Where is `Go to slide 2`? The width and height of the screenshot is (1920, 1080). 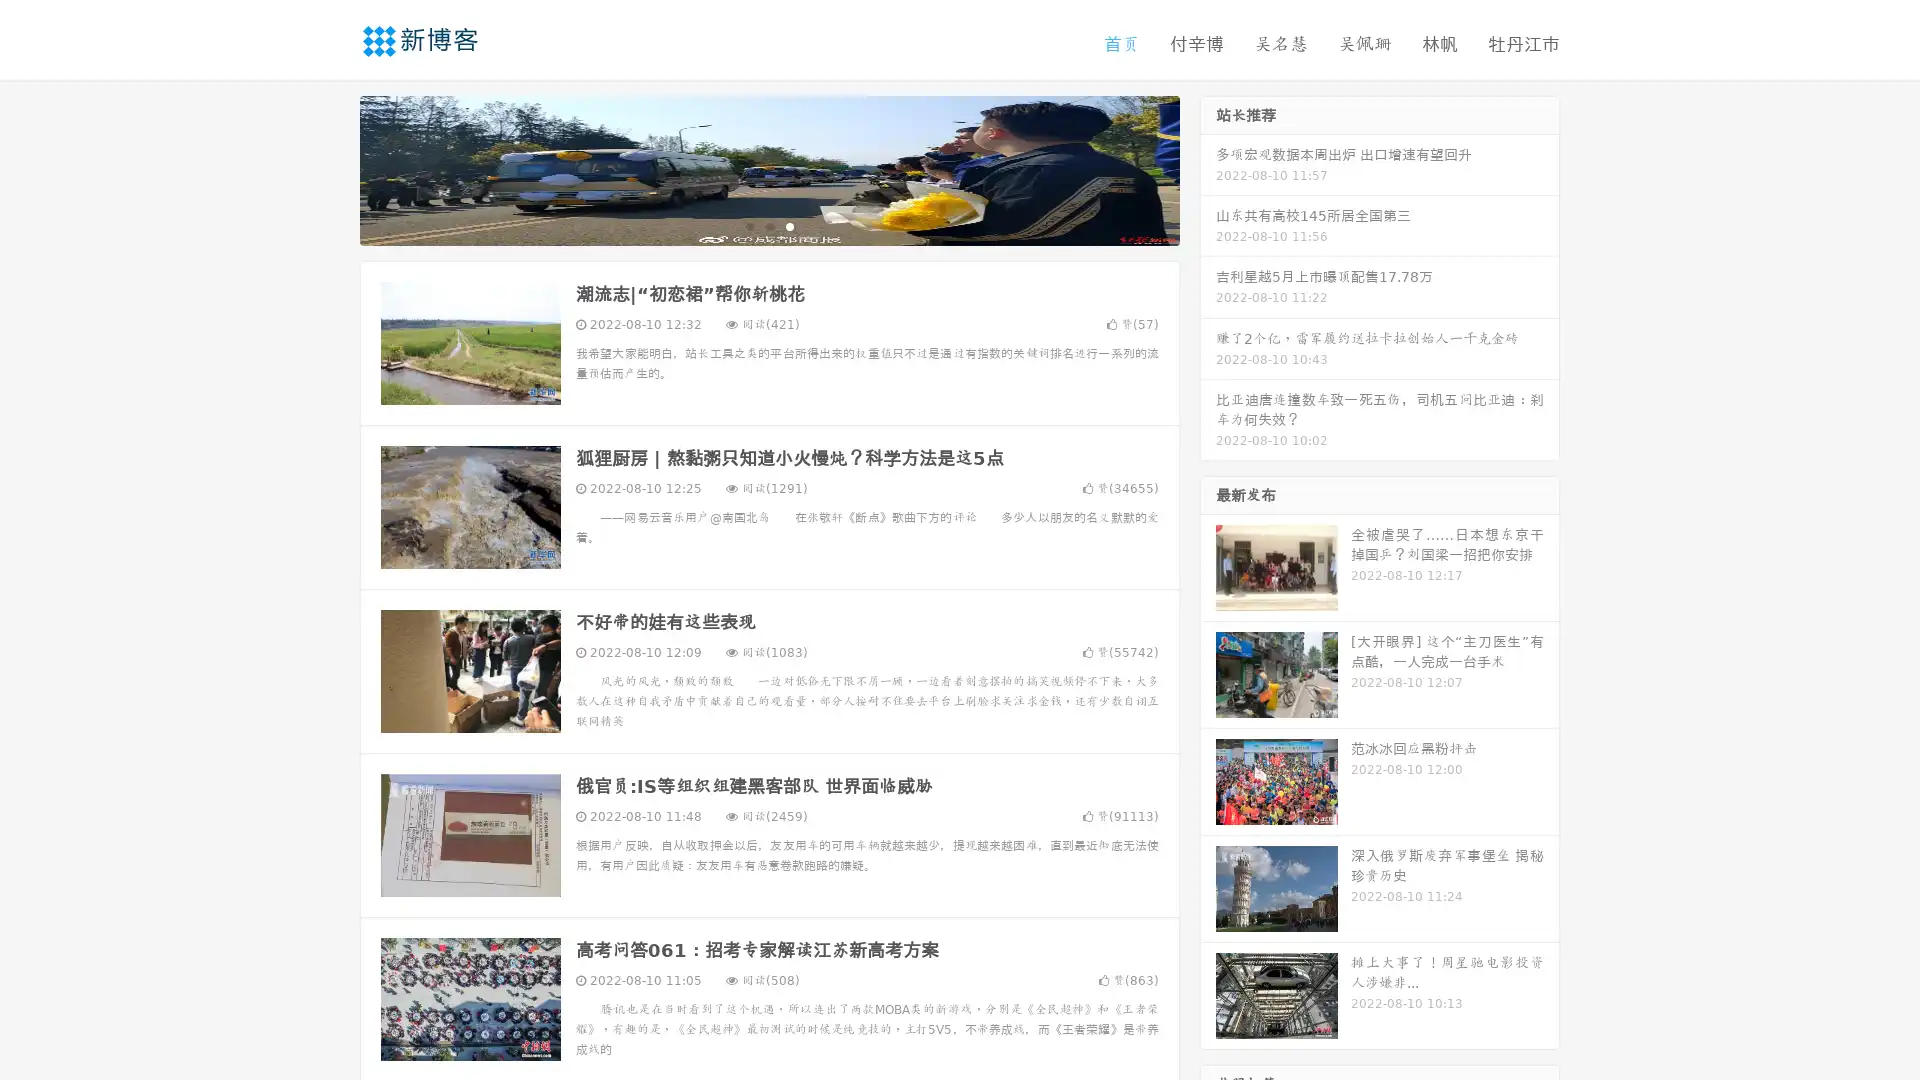
Go to slide 2 is located at coordinates (768, 225).